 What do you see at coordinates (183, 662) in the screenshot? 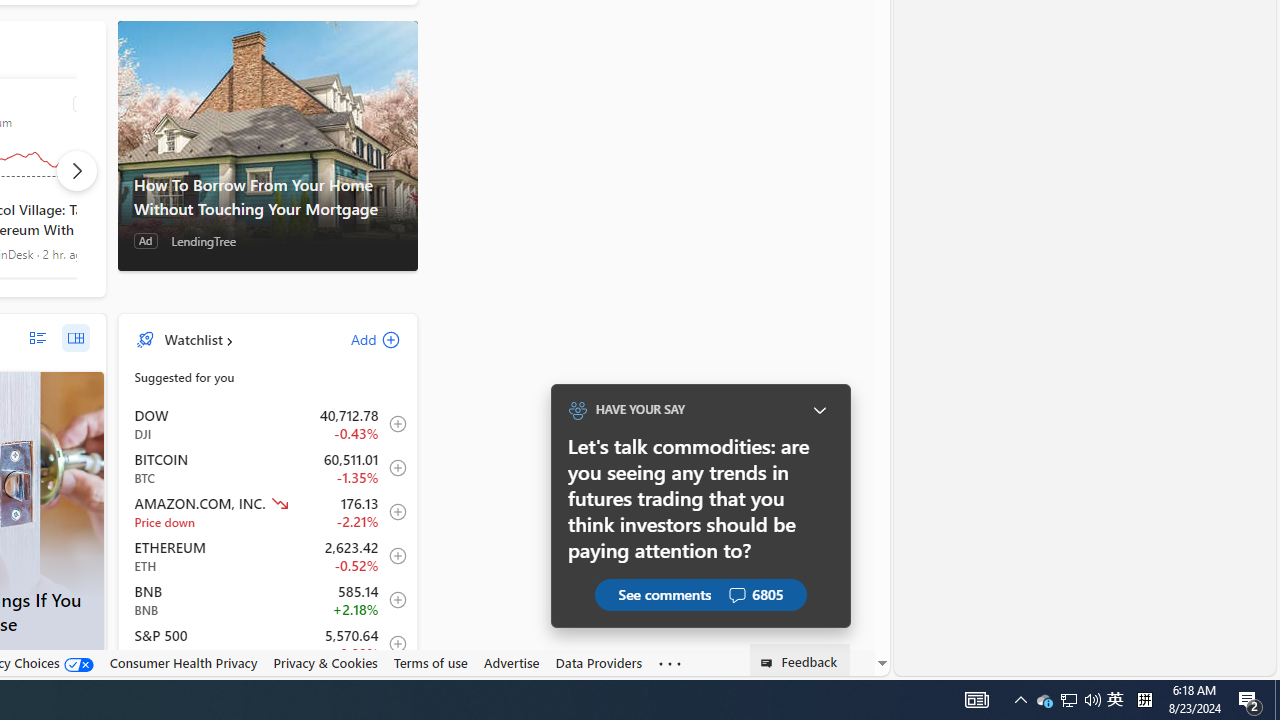
I see `'Consumer Health Privacy'` at bounding box center [183, 662].